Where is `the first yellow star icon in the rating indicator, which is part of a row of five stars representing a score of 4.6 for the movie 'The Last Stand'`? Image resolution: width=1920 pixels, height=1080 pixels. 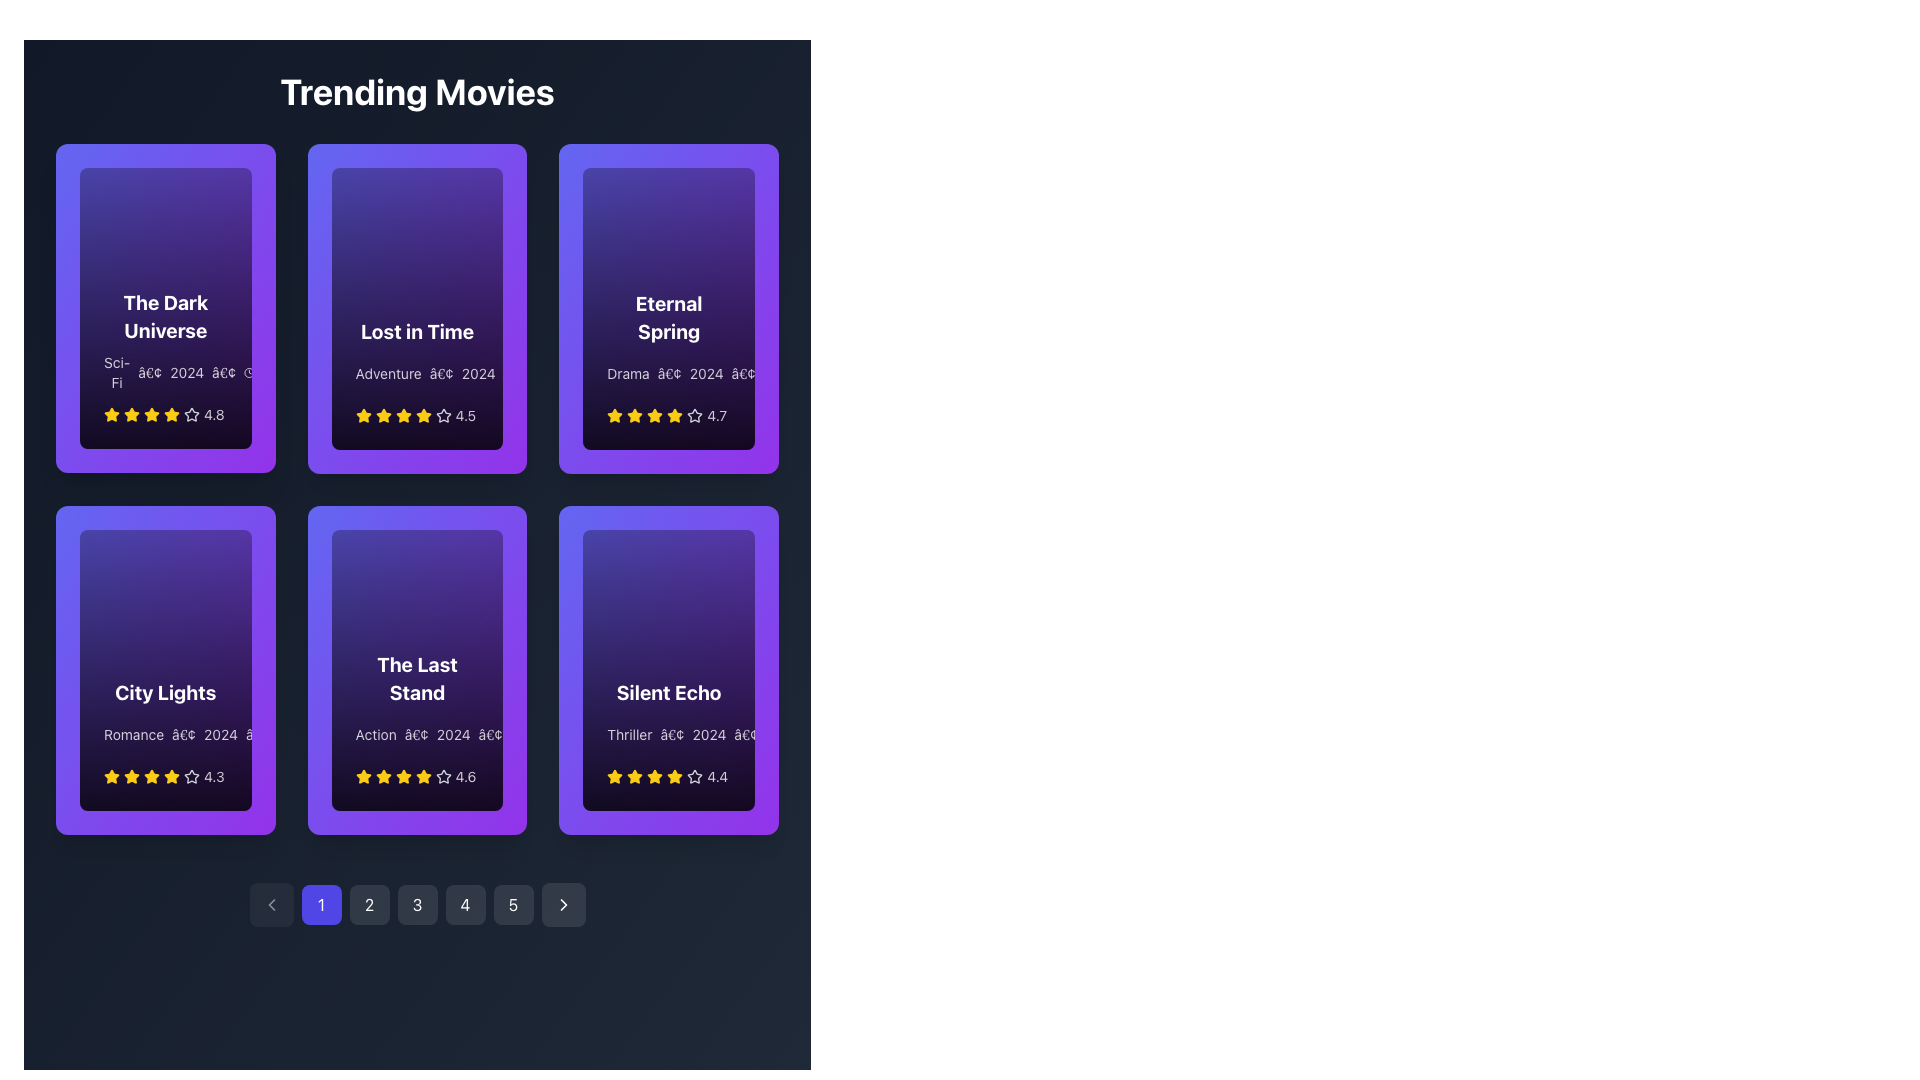 the first yellow star icon in the rating indicator, which is part of a row of five stars representing a score of 4.6 for the movie 'The Last Stand' is located at coordinates (363, 775).